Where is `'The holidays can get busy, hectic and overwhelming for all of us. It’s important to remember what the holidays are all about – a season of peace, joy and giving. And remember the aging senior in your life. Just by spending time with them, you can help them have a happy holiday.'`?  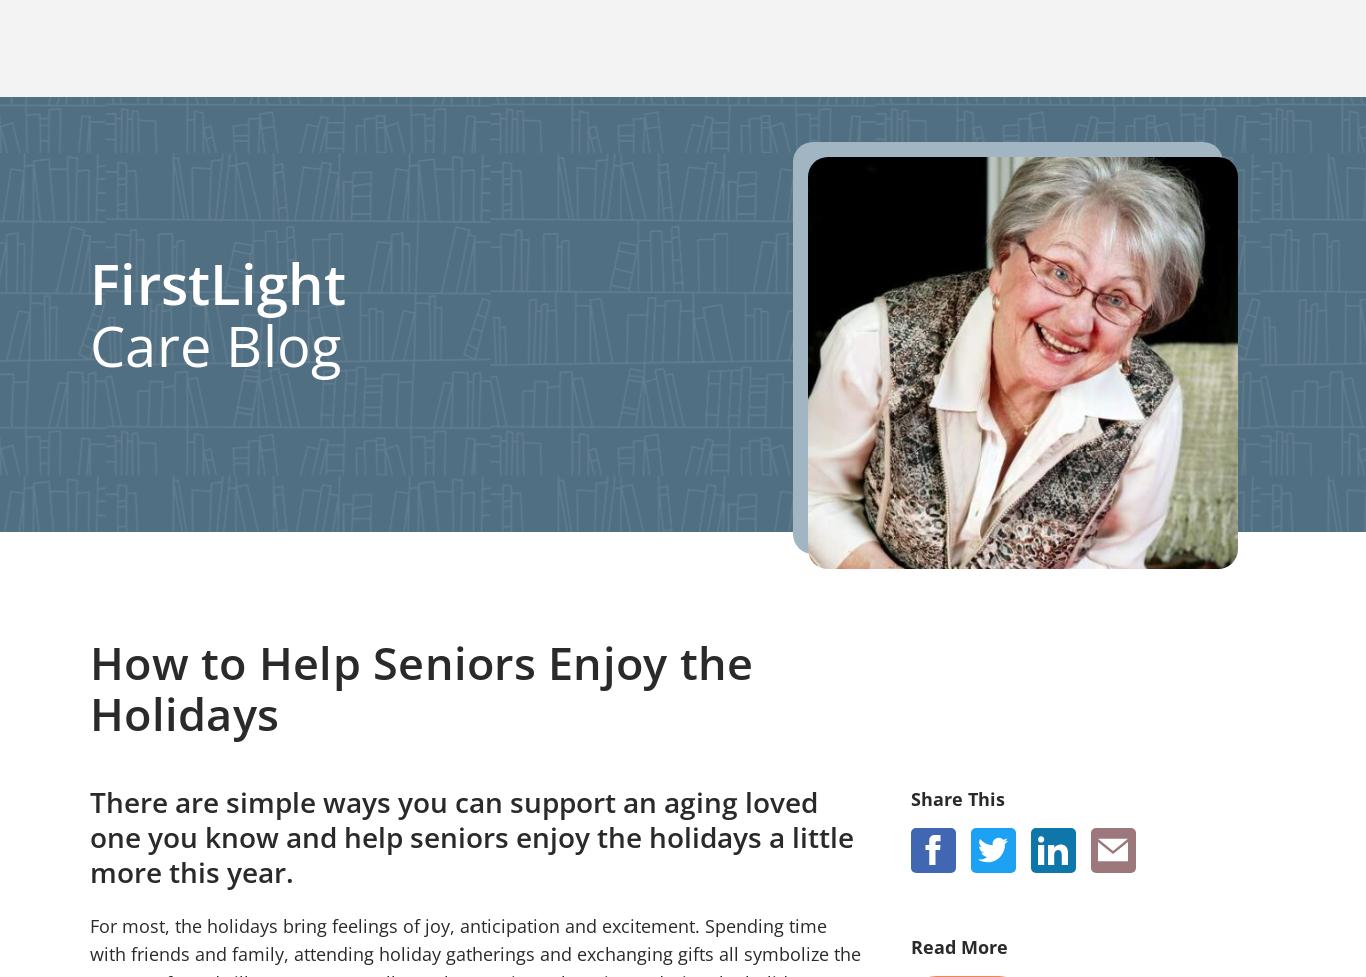
'The holidays can get busy, hectic and overwhelming for all of us. It’s important to remember what the holidays are all about – a season of peace, joy and giving. And remember the aging senior in your life. Just by spending time with them, you can help them have a happy holiday.' is located at coordinates (90, 135).